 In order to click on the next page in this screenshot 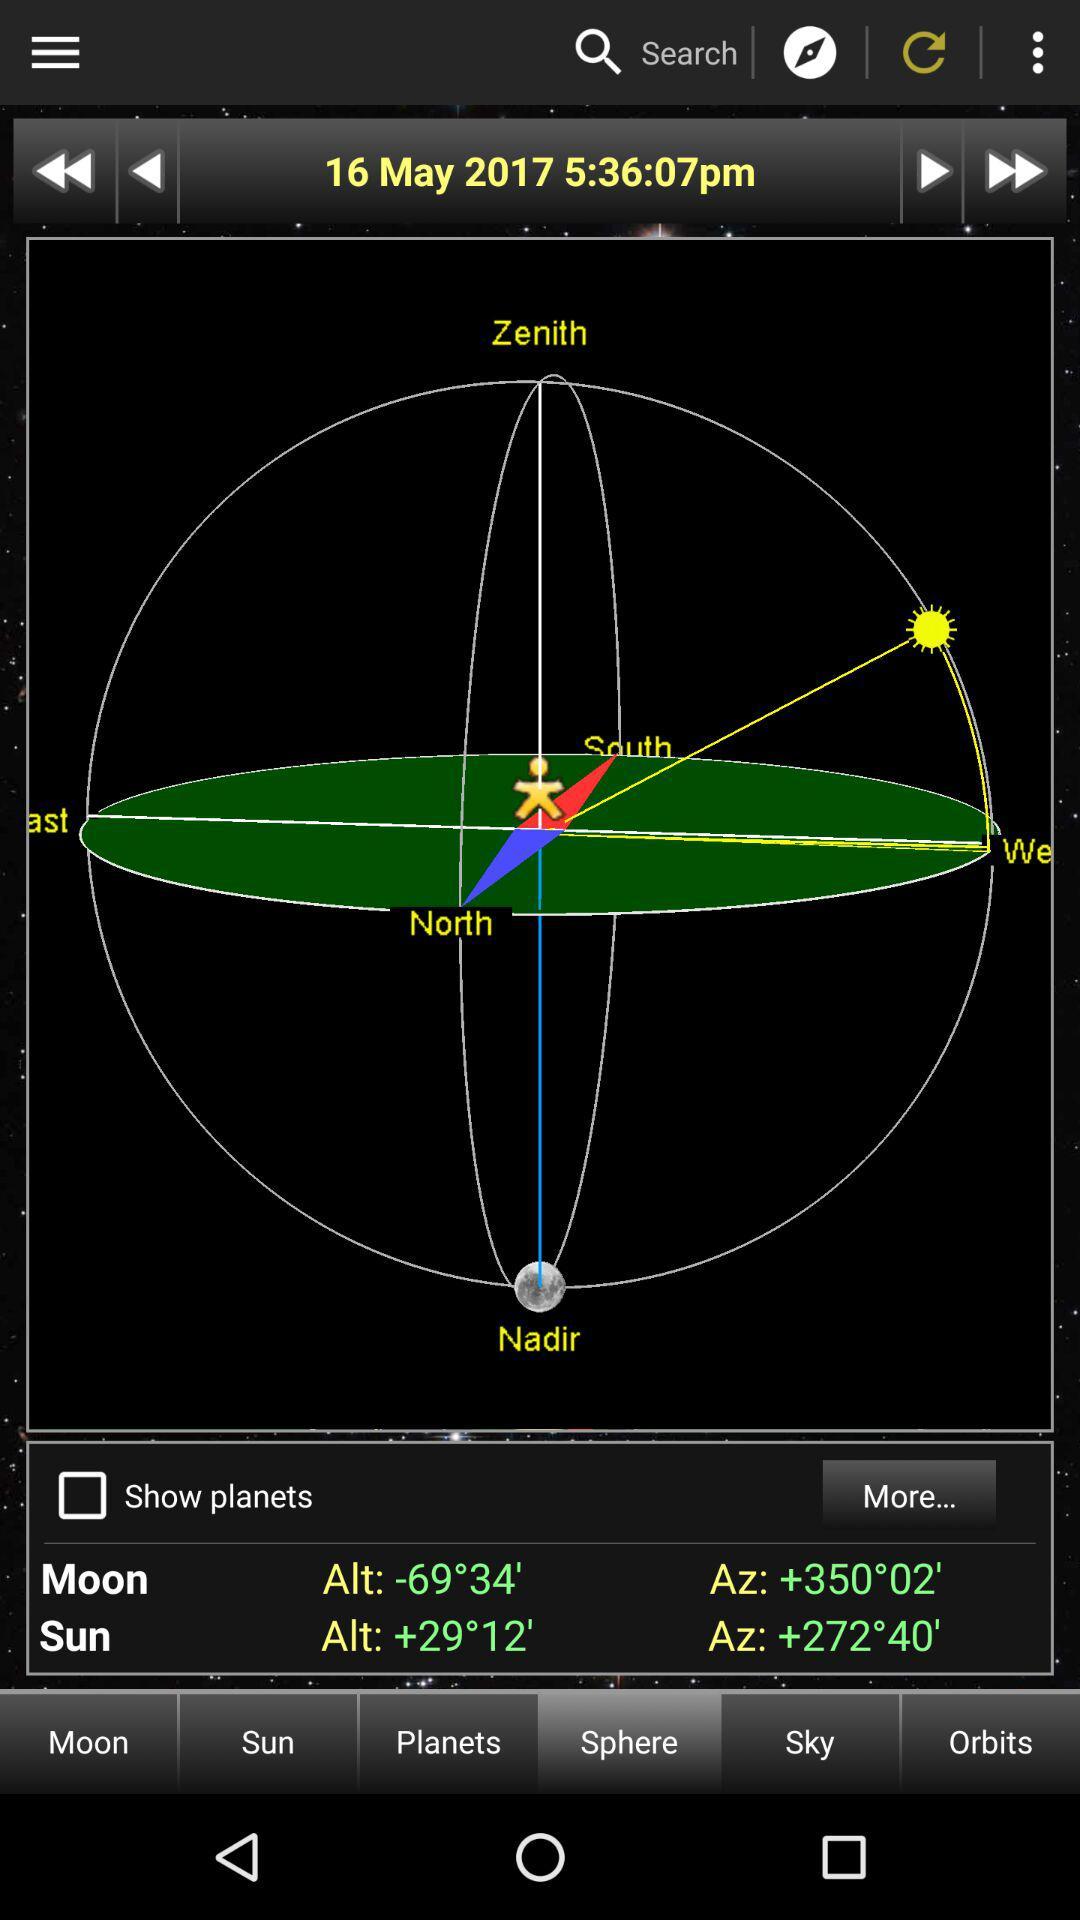, I will do `click(1015, 171)`.